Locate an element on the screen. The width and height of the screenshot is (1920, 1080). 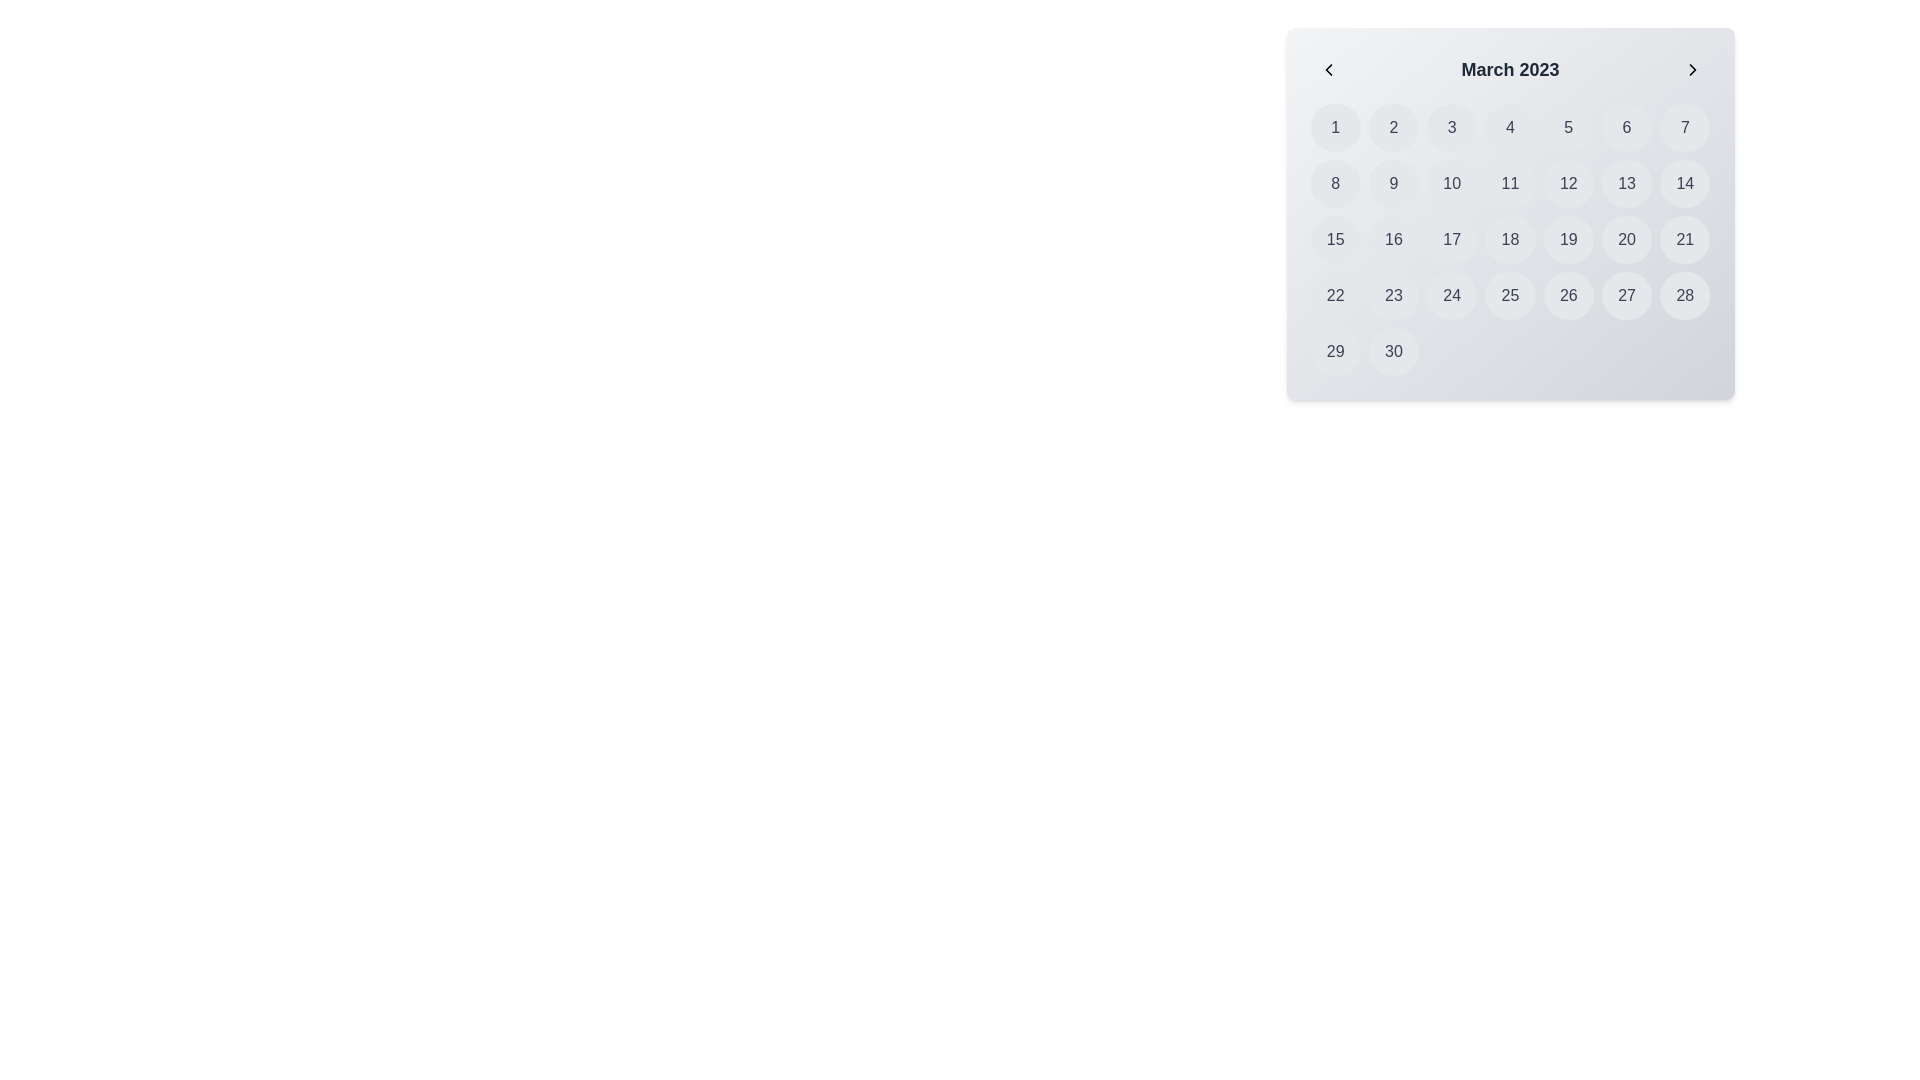
the circular button displaying the number '4' in the March 2023 calendar is located at coordinates (1510, 127).